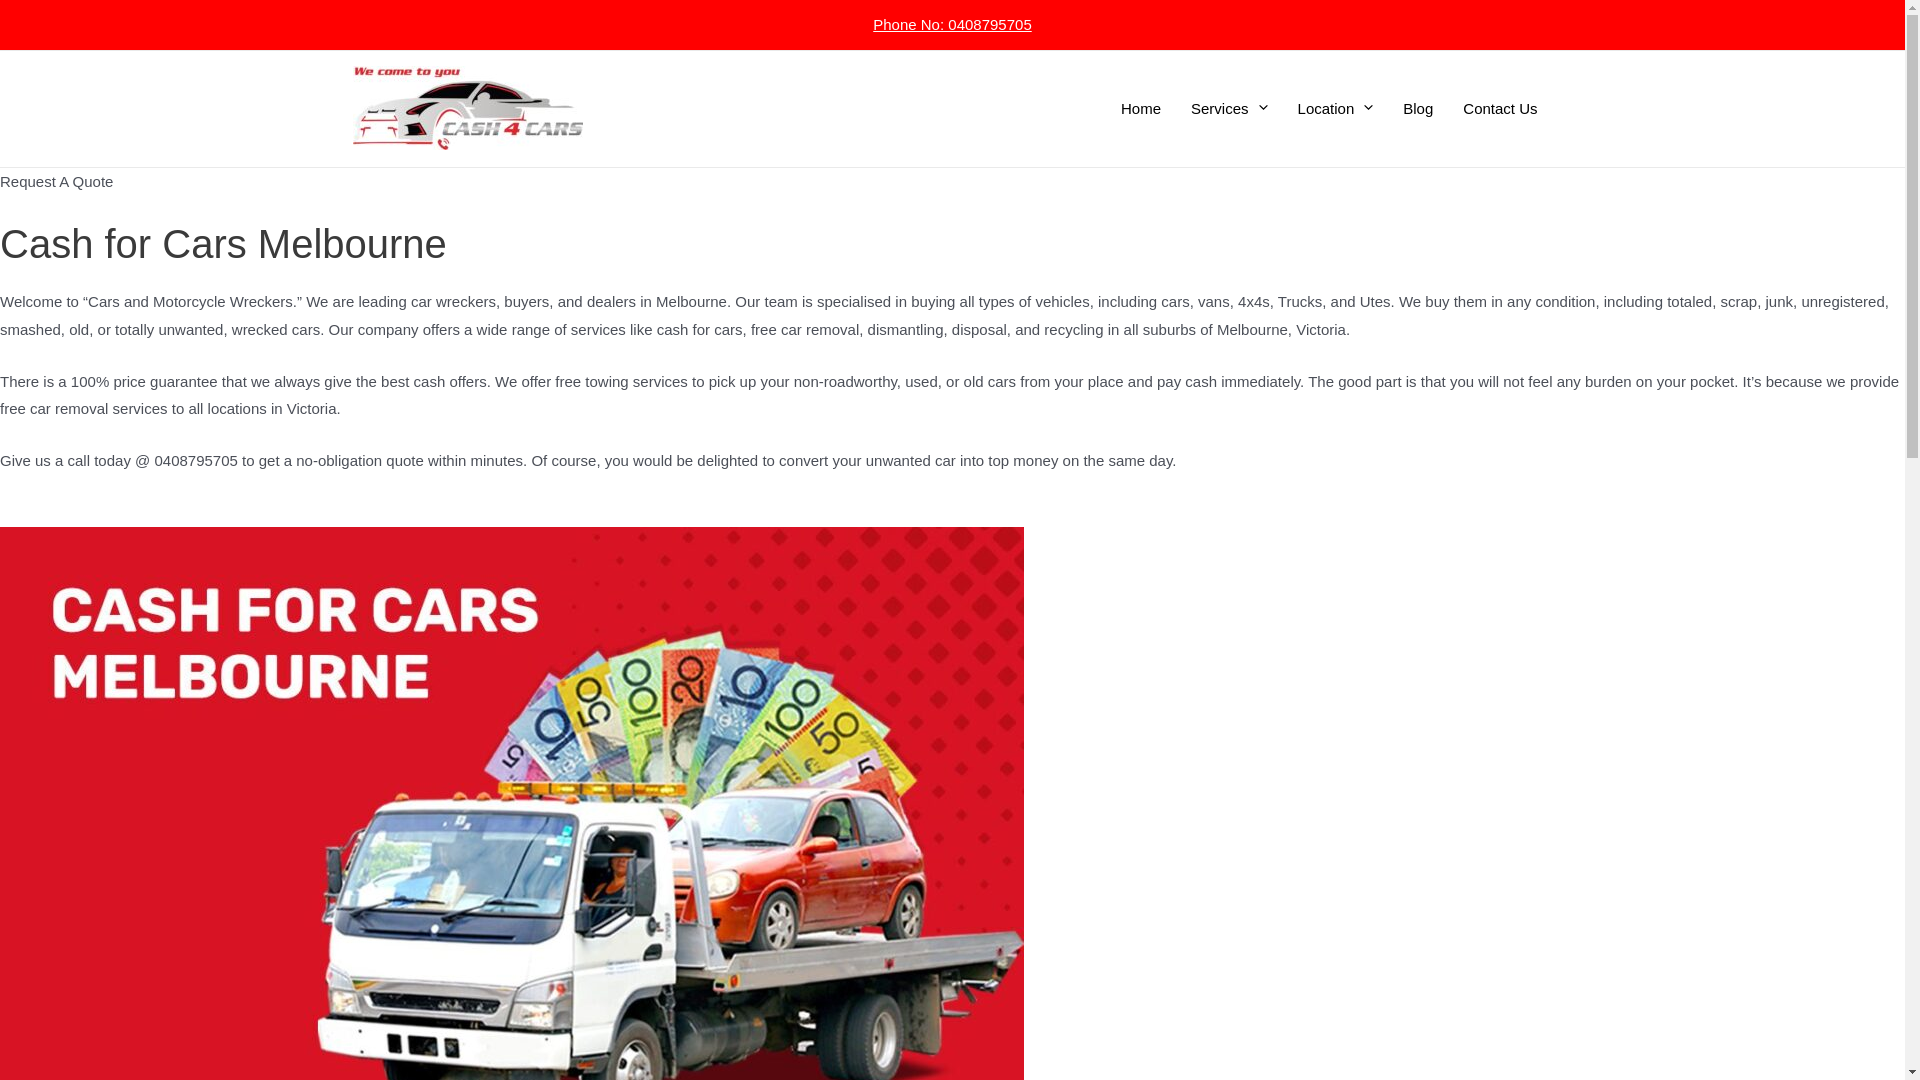 The width and height of the screenshot is (1920, 1080). I want to click on 'Services', so click(1176, 108).